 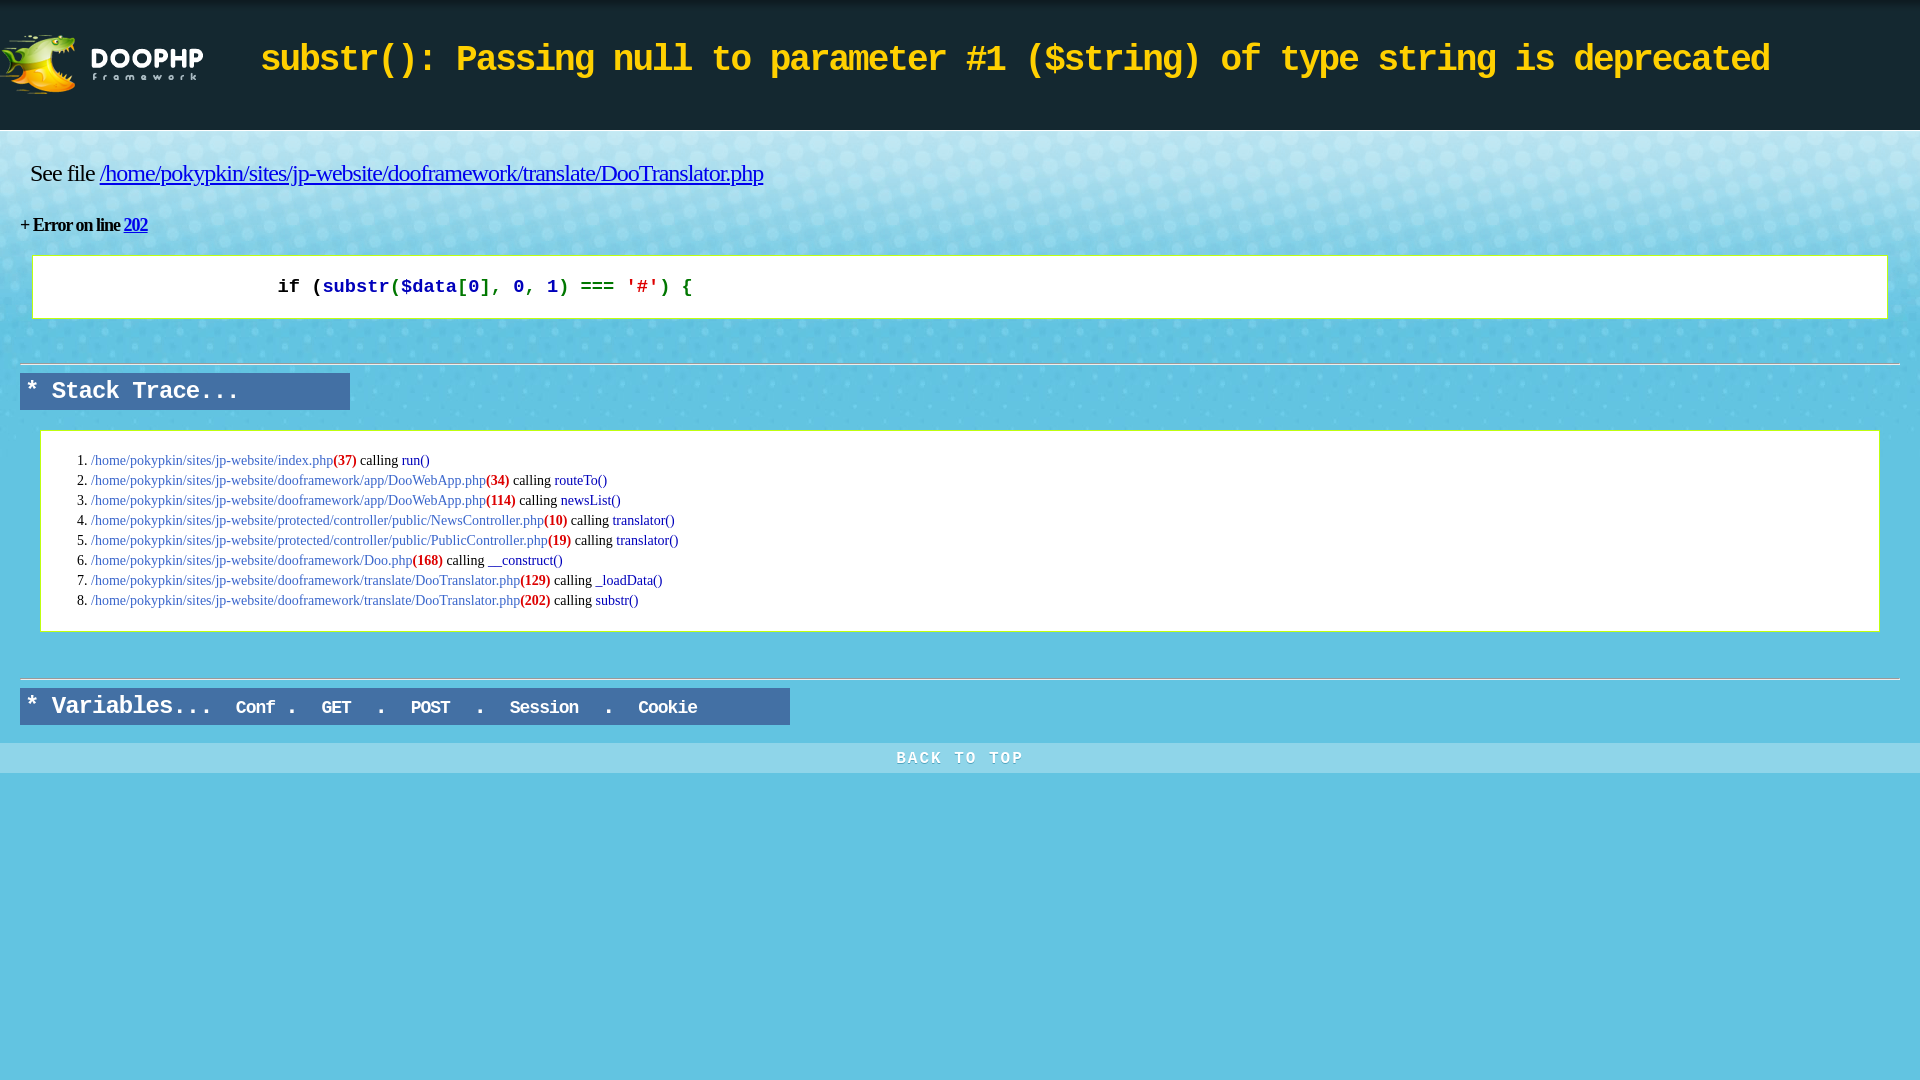 What do you see at coordinates (543, 707) in the screenshot?
I see `' Session '` at bounding box center [543, 707].